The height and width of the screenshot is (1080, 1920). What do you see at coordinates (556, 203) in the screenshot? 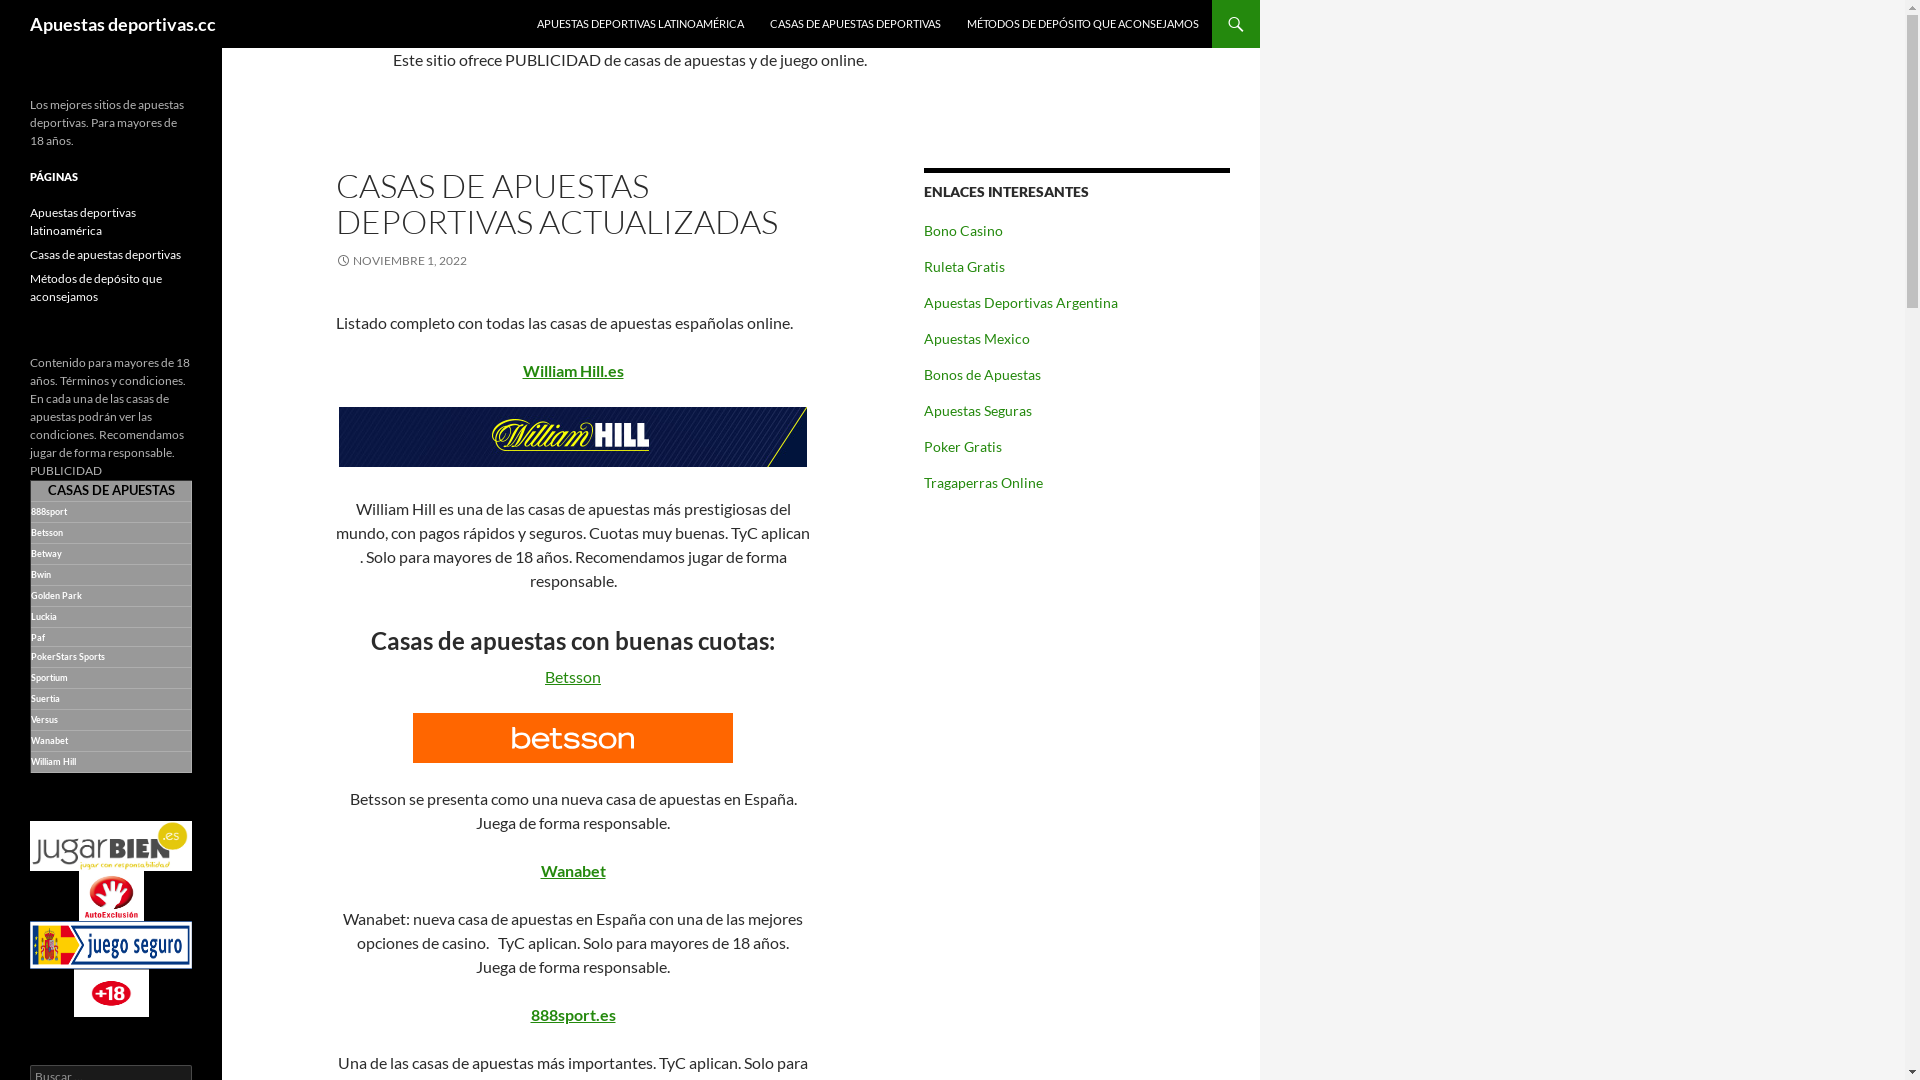
I see `'CASAS DE APUESTAS DEPORTIVAS ACTUALIZADAS'` at bounding box center [556, 203].